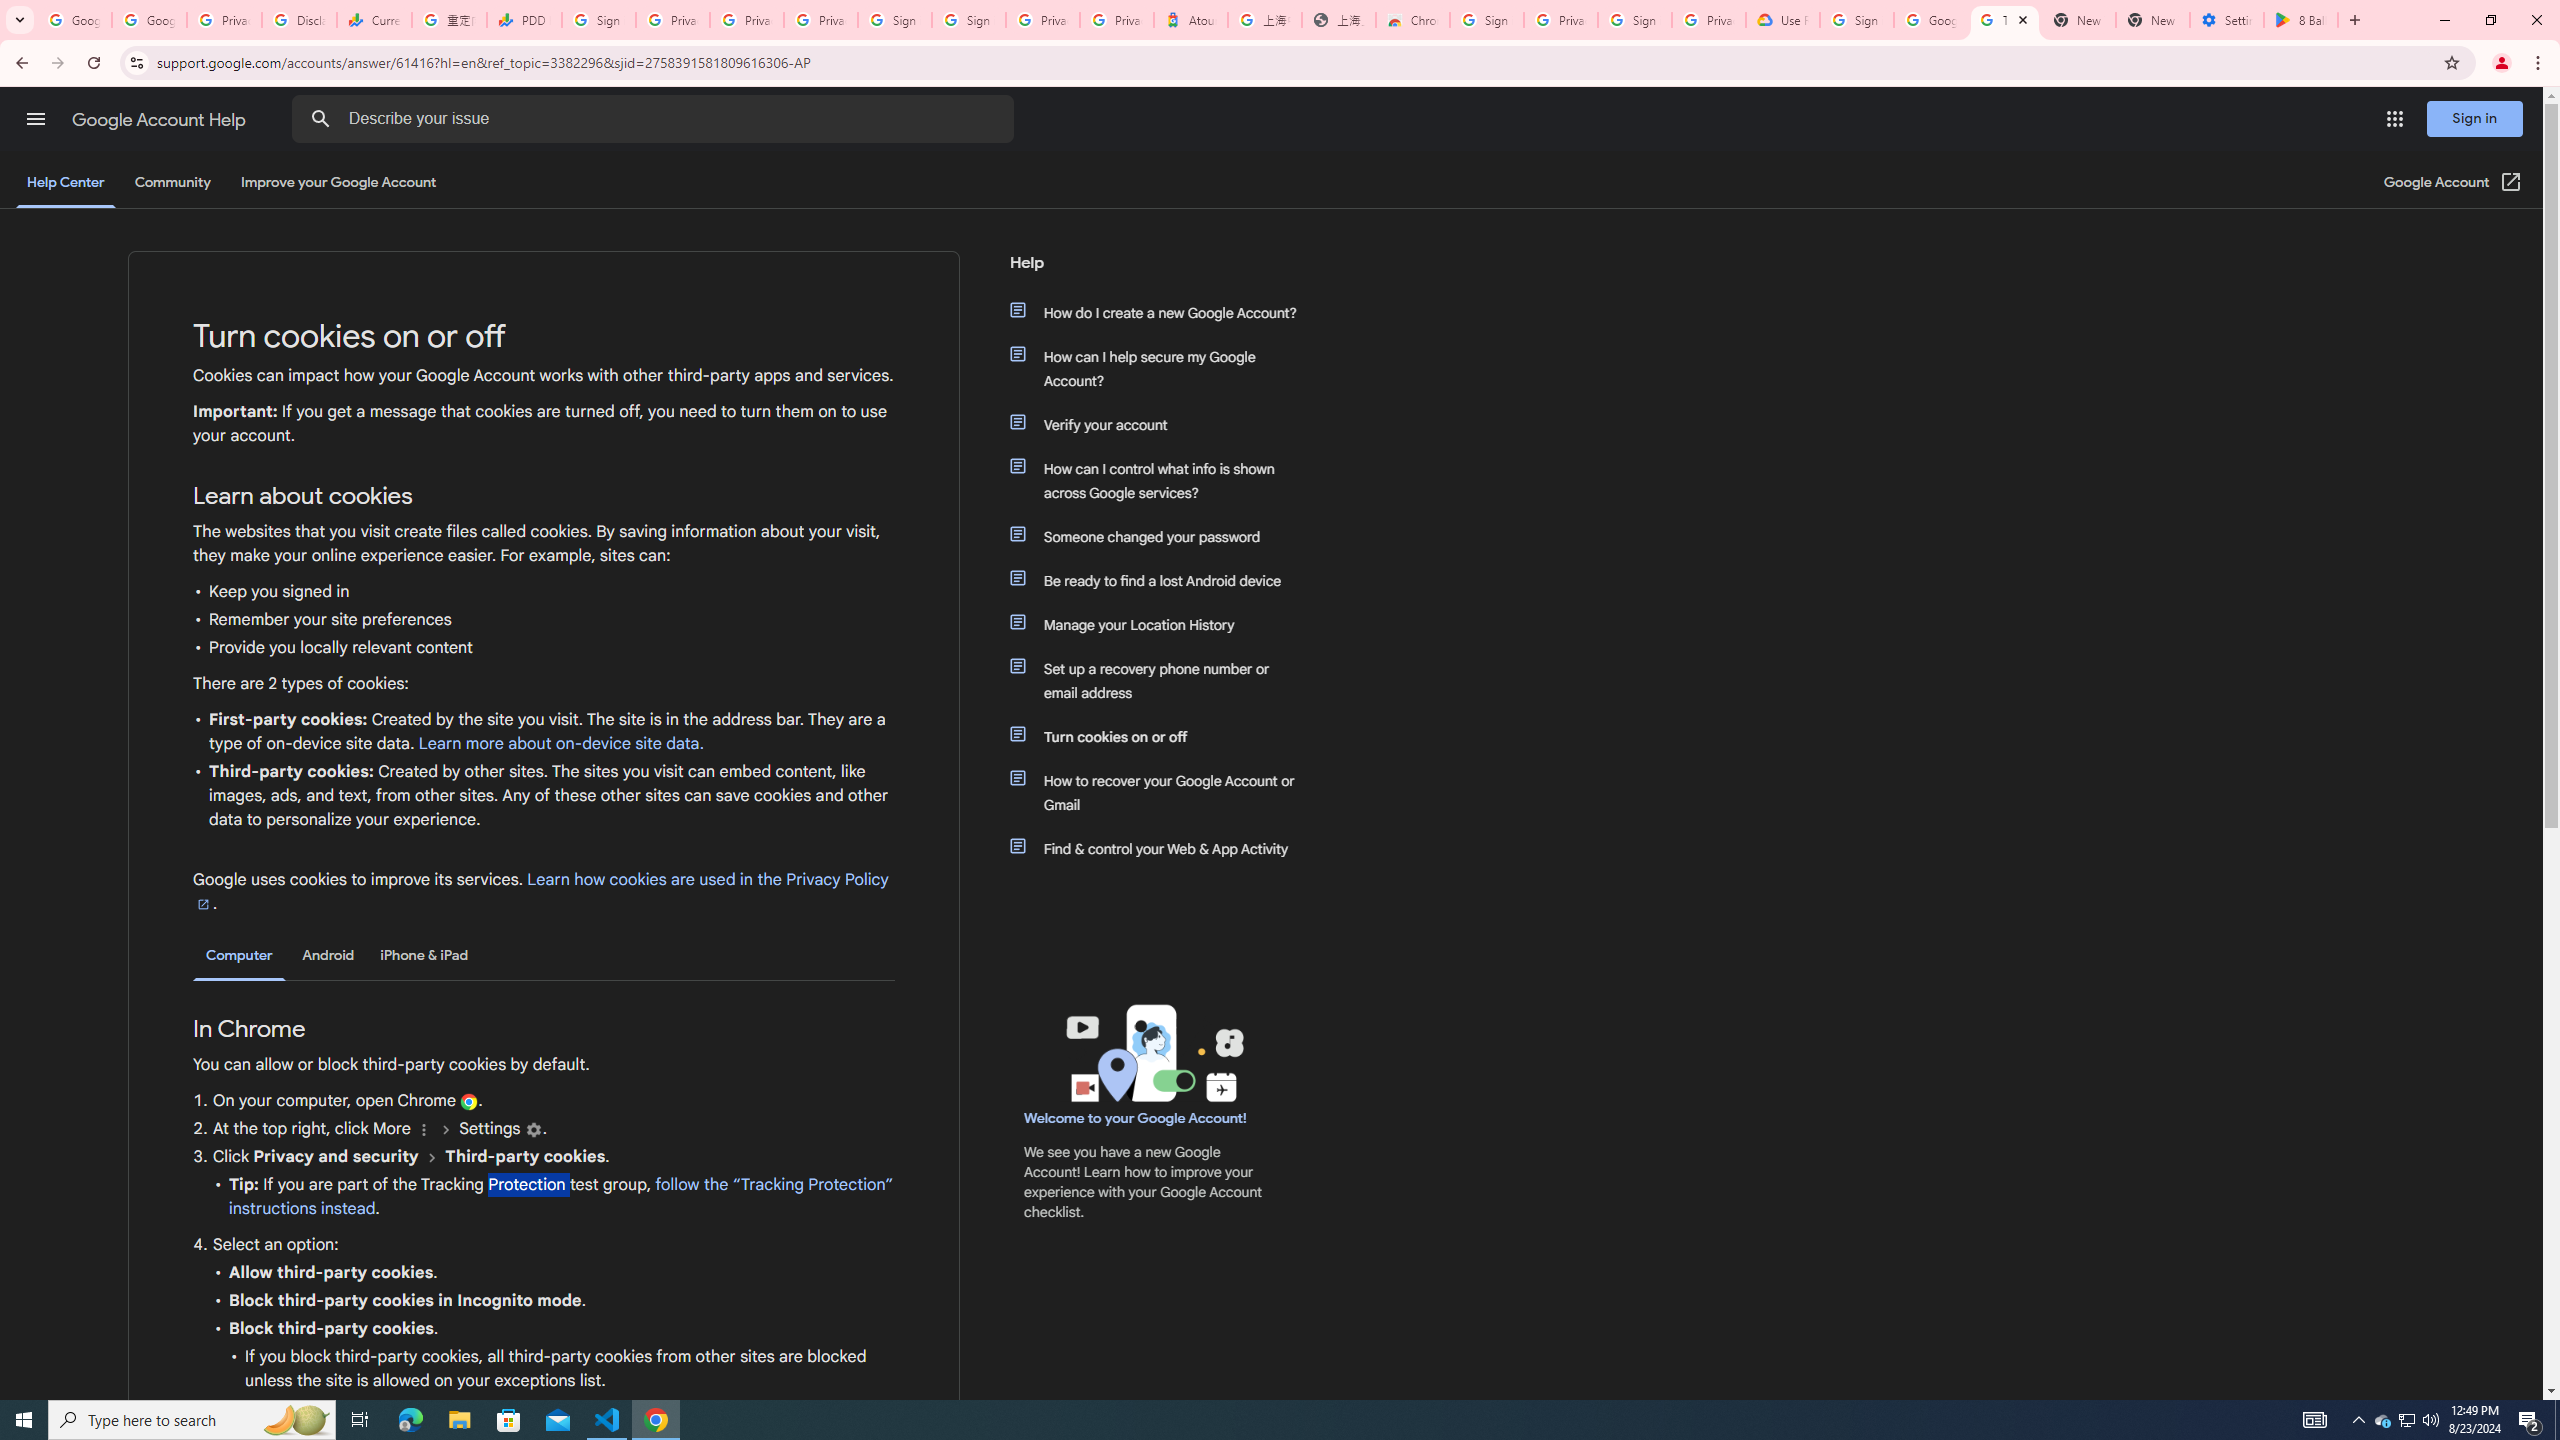 The width and height of the screenshot is (2560, 1440). What do you see at coordinates (1162, 736) in the screenshot?
I see `'Turn cookies on or off'` at bounding box center [1162, 736].